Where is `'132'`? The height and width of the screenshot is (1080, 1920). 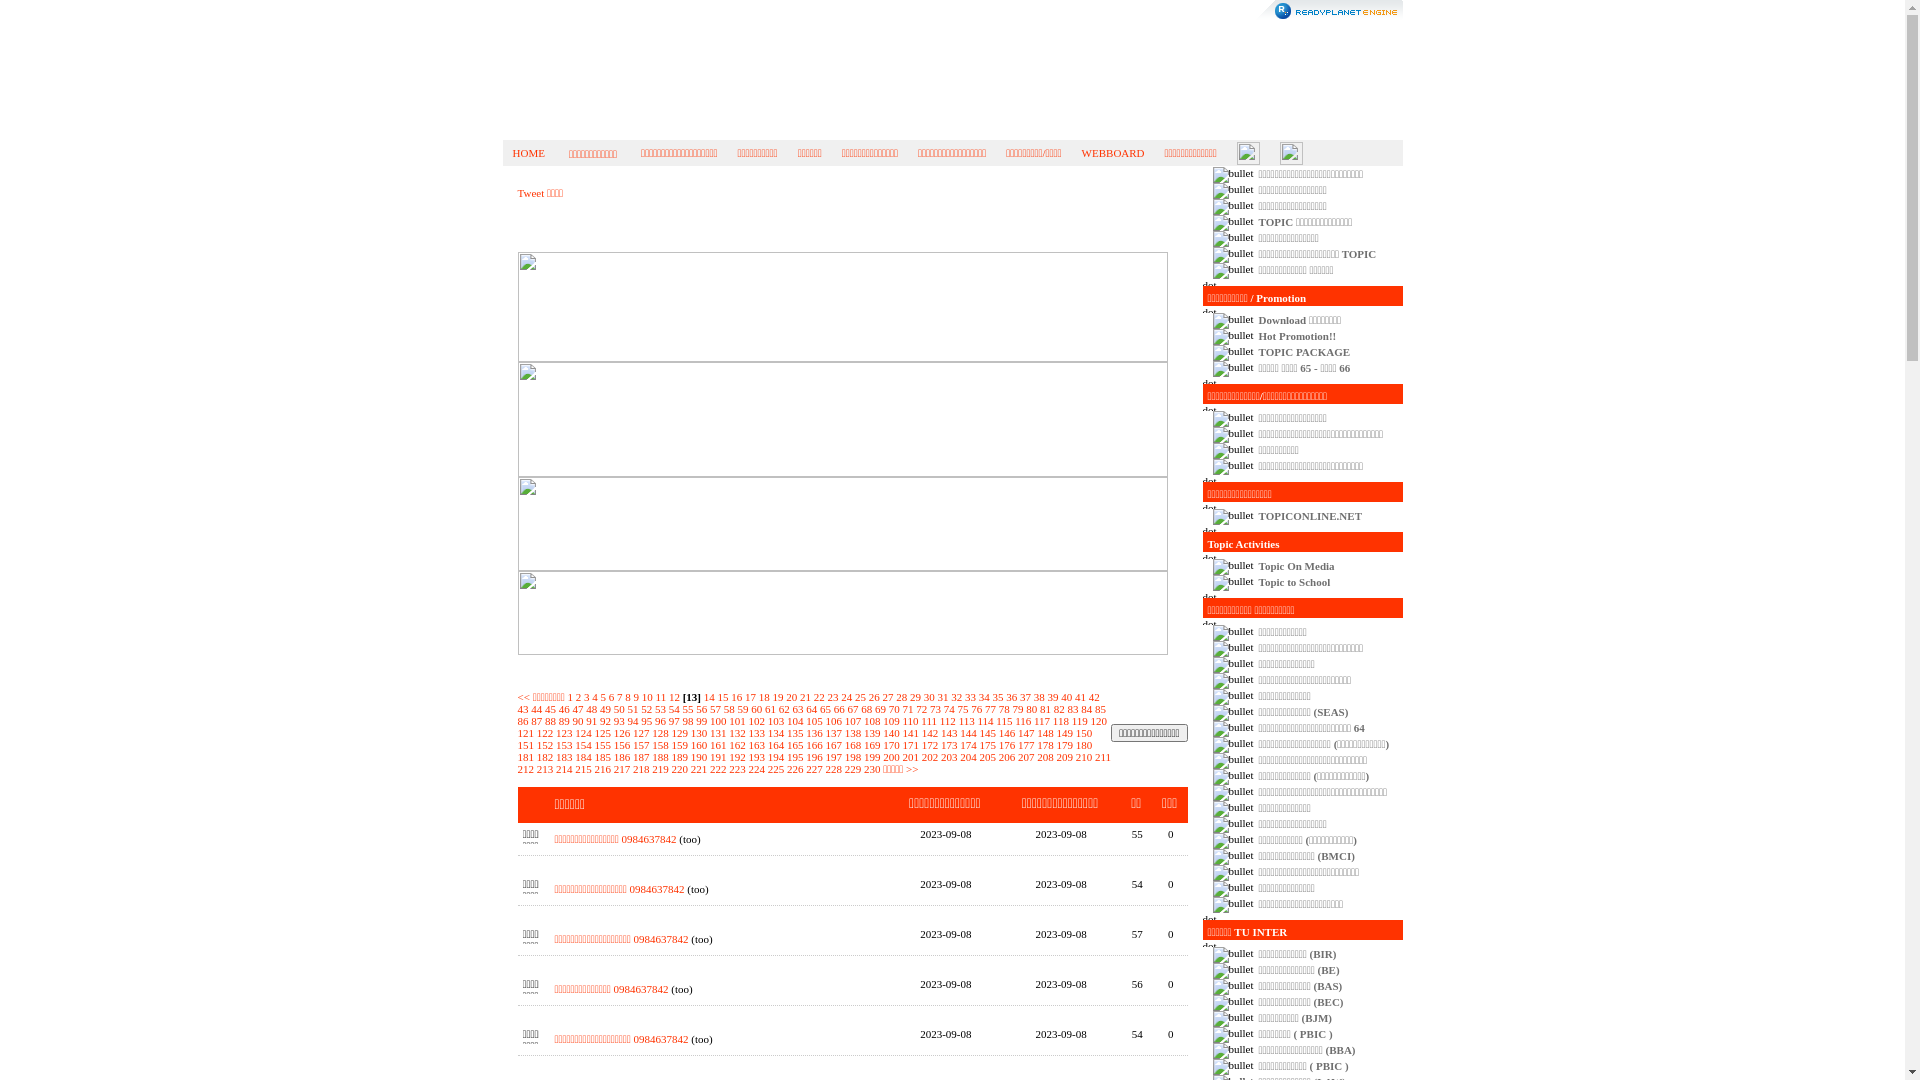 '132' is located at coordinates (728, 732).